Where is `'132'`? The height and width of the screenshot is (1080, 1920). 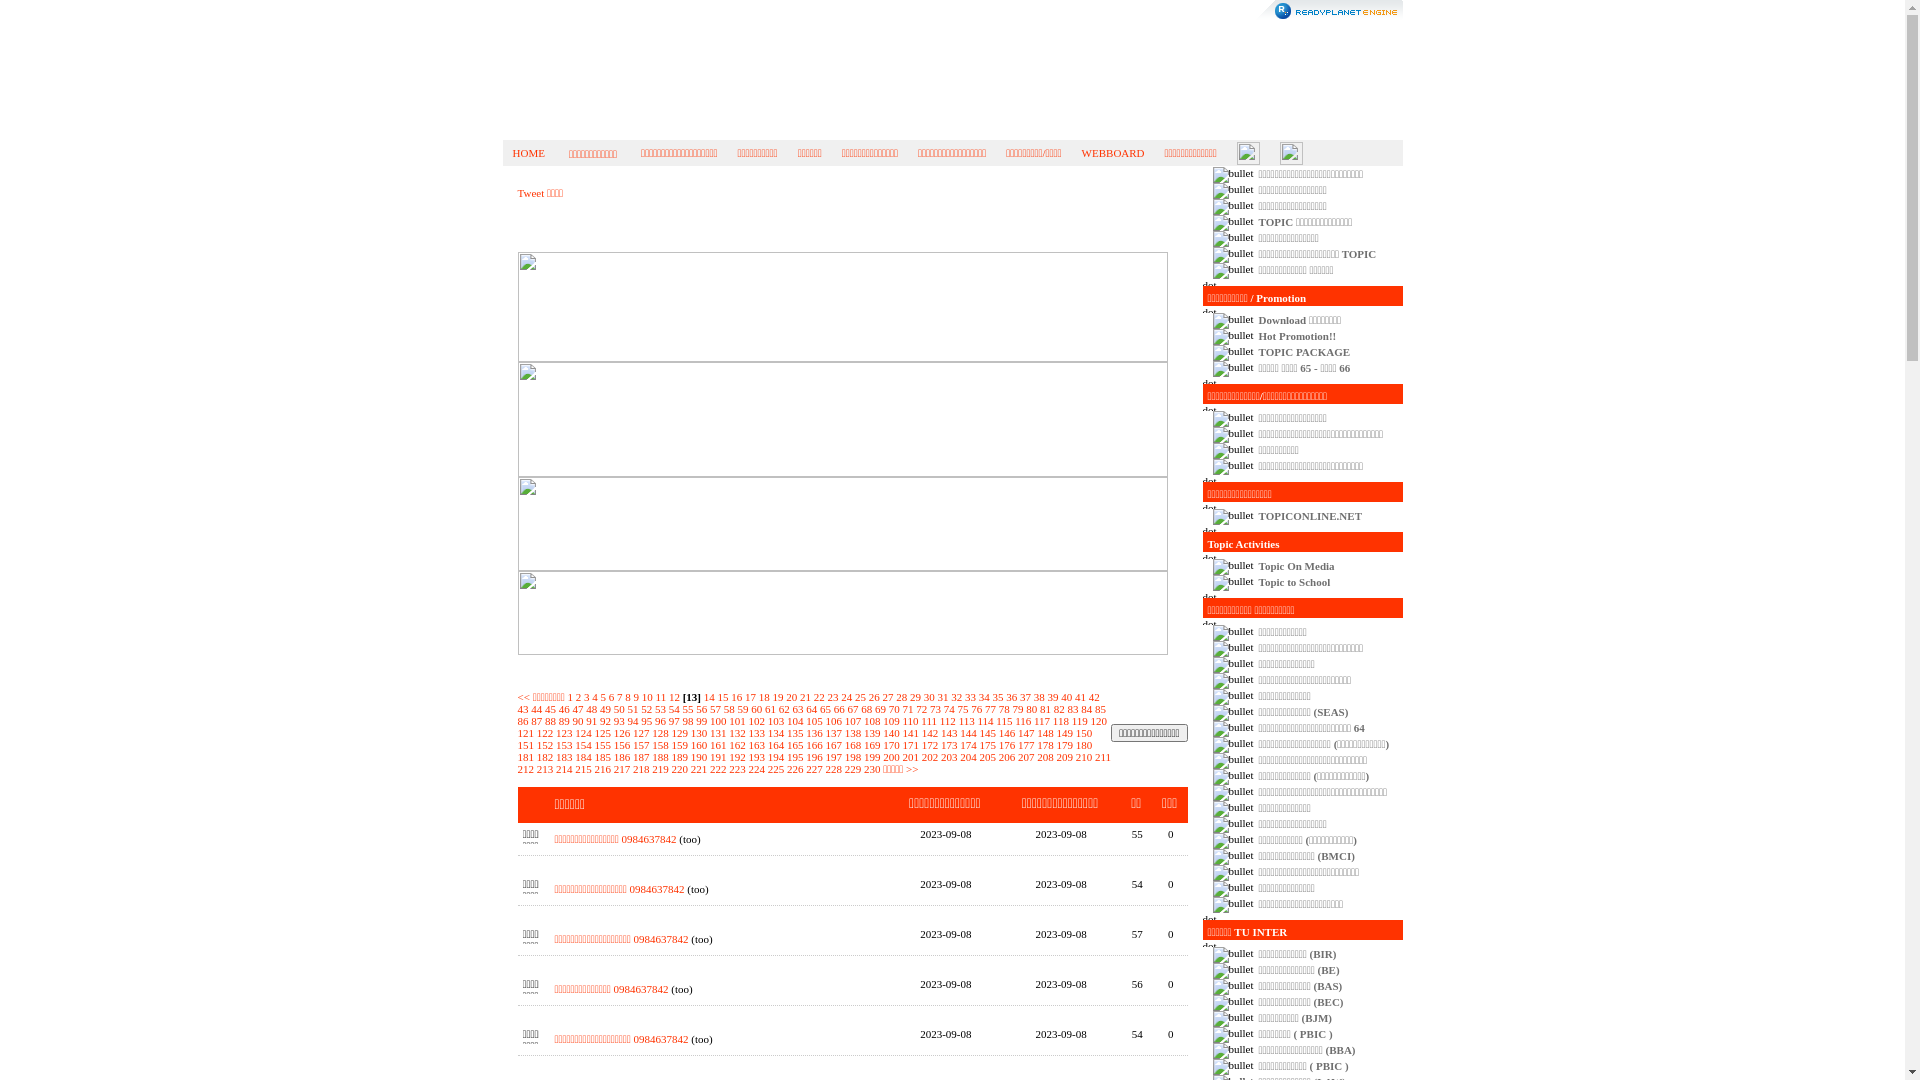 '132' is located at coordinates (728, 732).